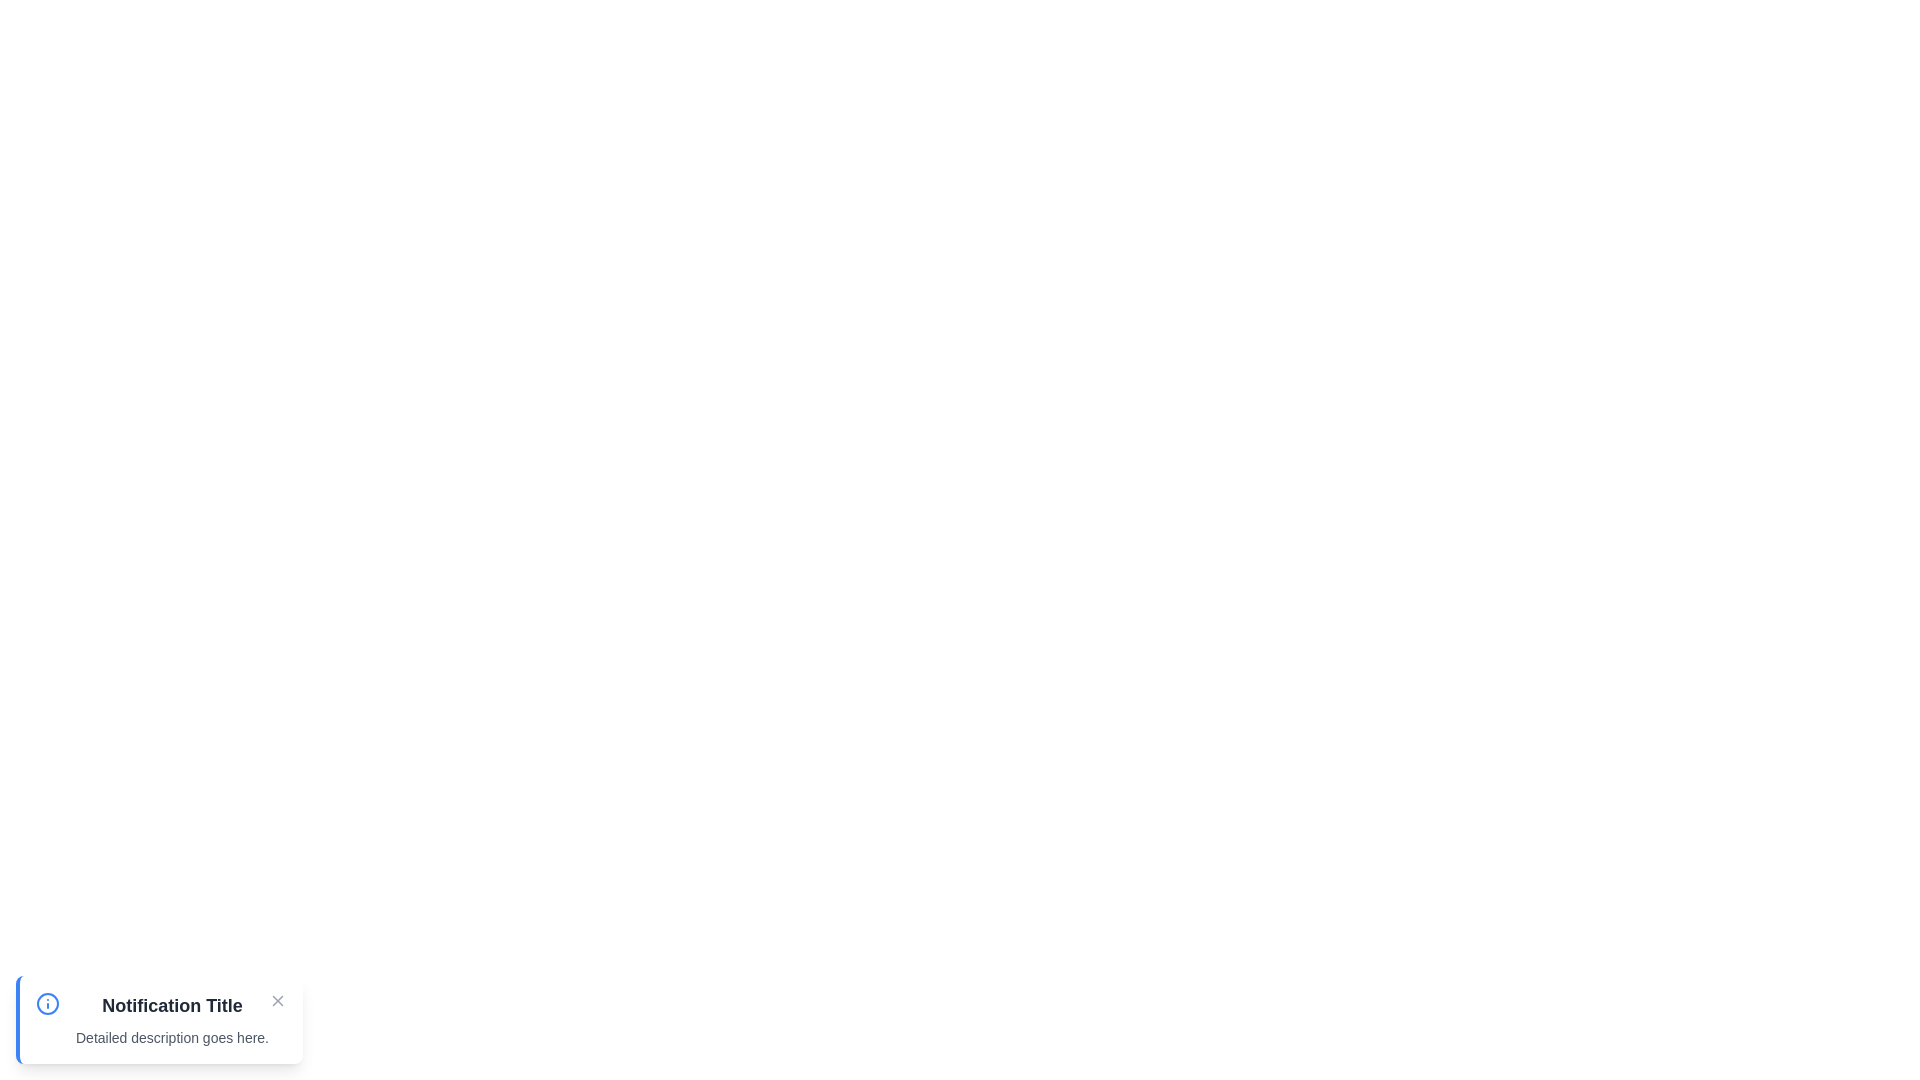  What do you see at coordinates (277, 1001) in the screenshot?
I see `the close button of the notification to dismiss it` at bounding box center [277, 1001].